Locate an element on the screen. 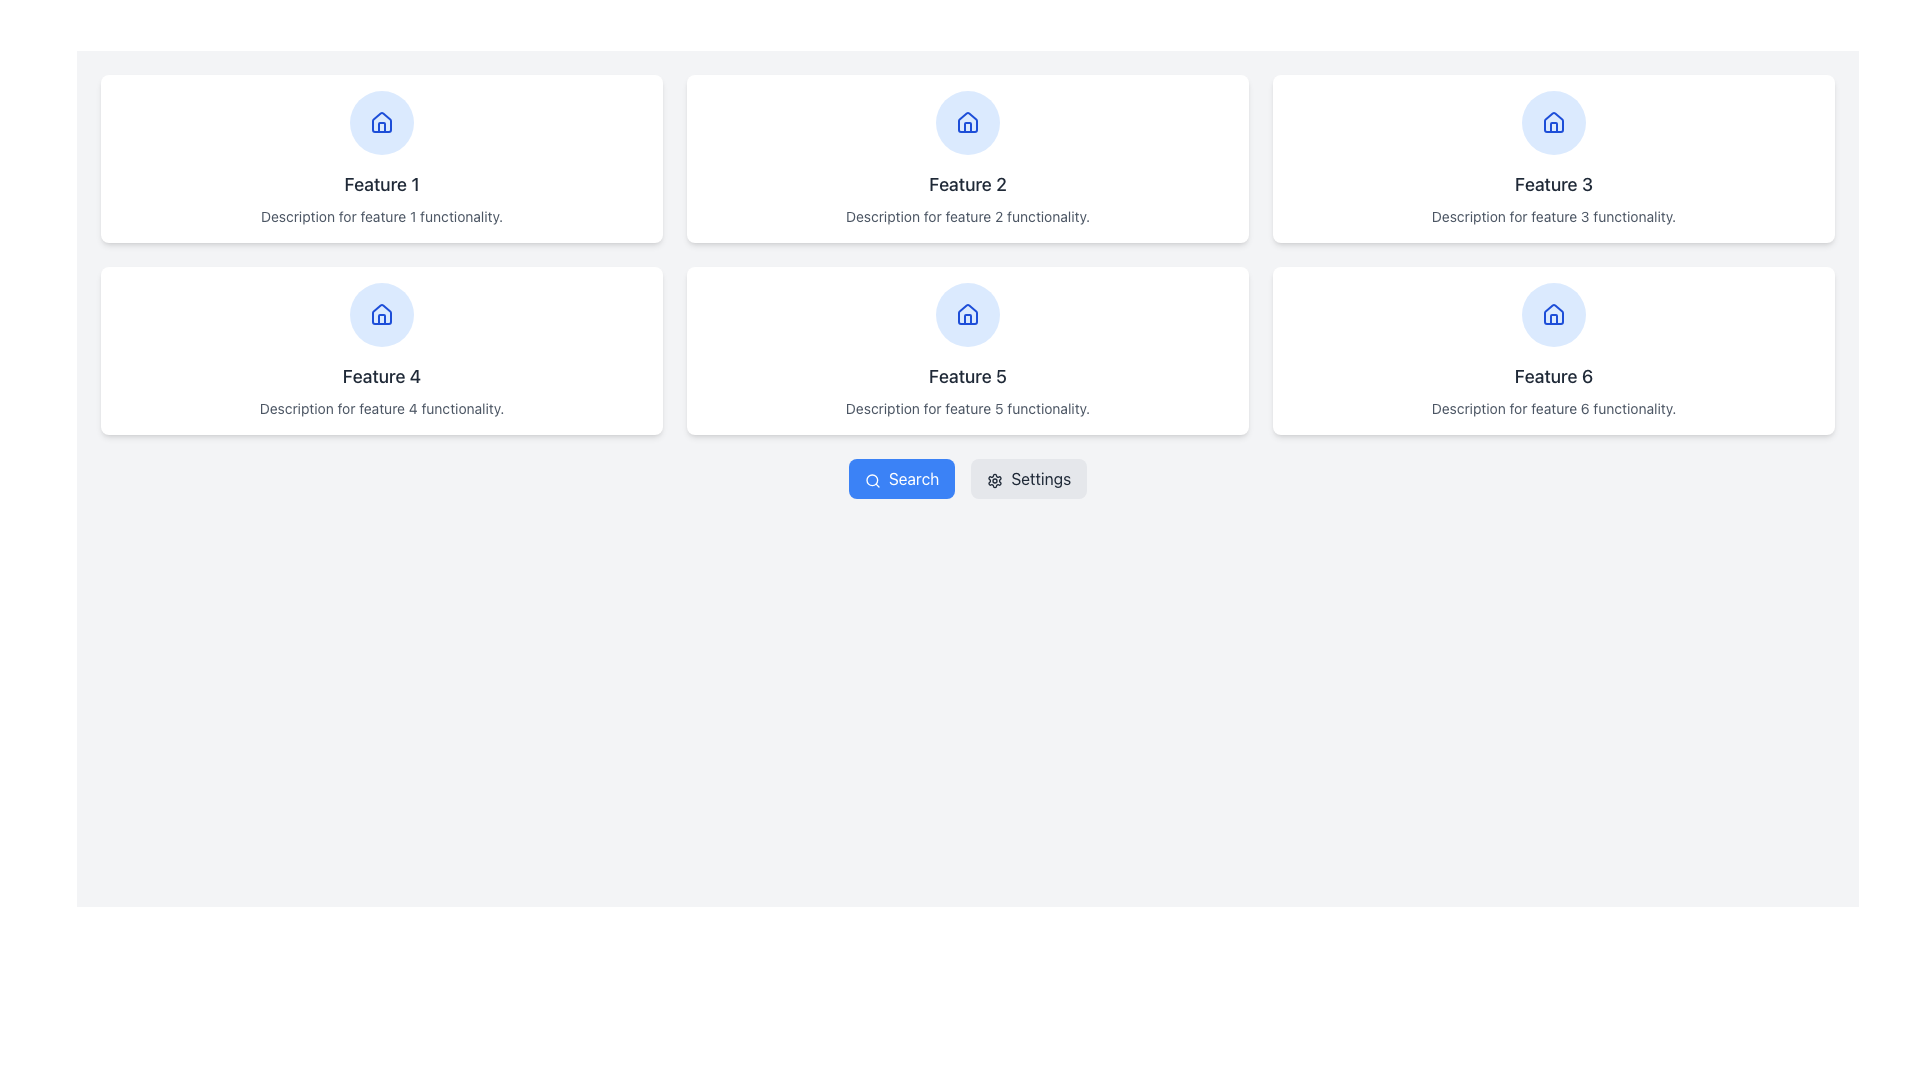  the magnifying glass icon within the blue 'Search' button, which is positioned to the left of the text 'Search' is located at coordinates (872, 480).